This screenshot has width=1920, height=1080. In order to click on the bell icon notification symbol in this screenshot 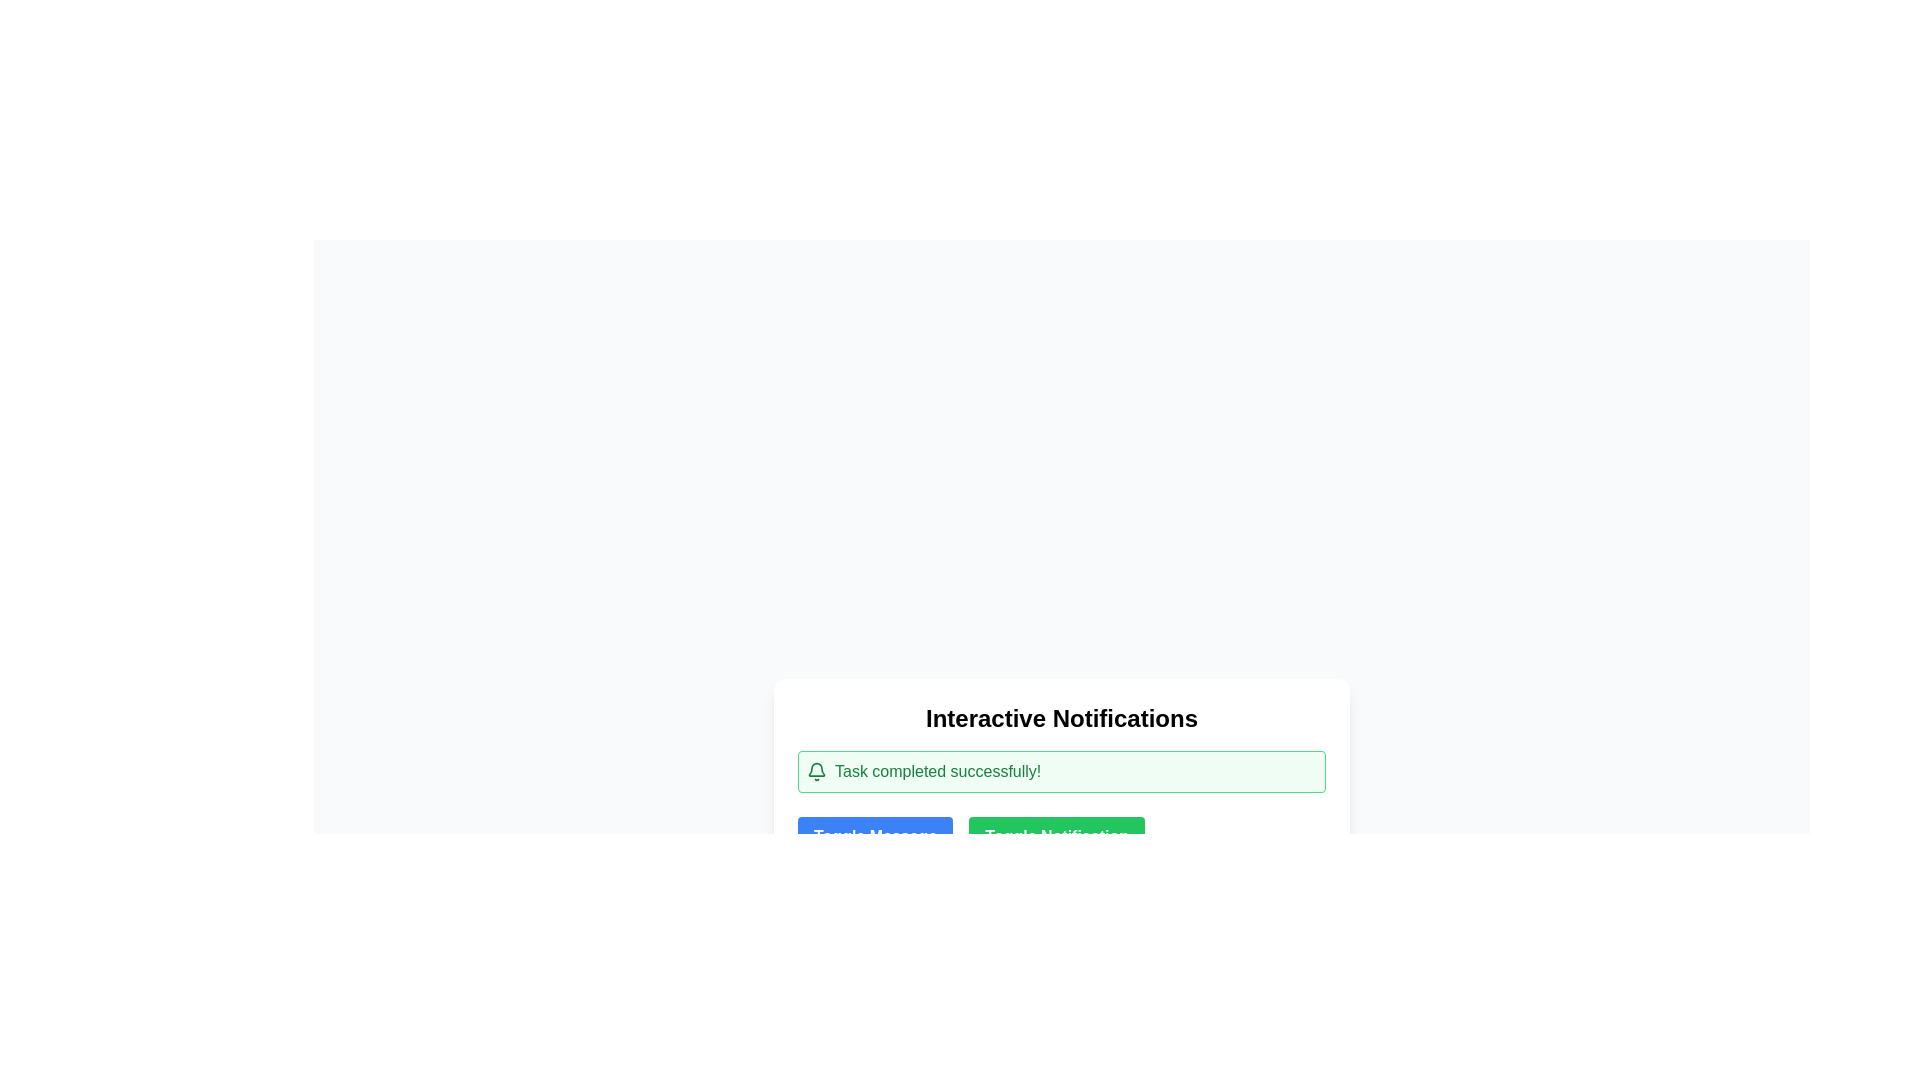, I will do `click(816, 770)`.